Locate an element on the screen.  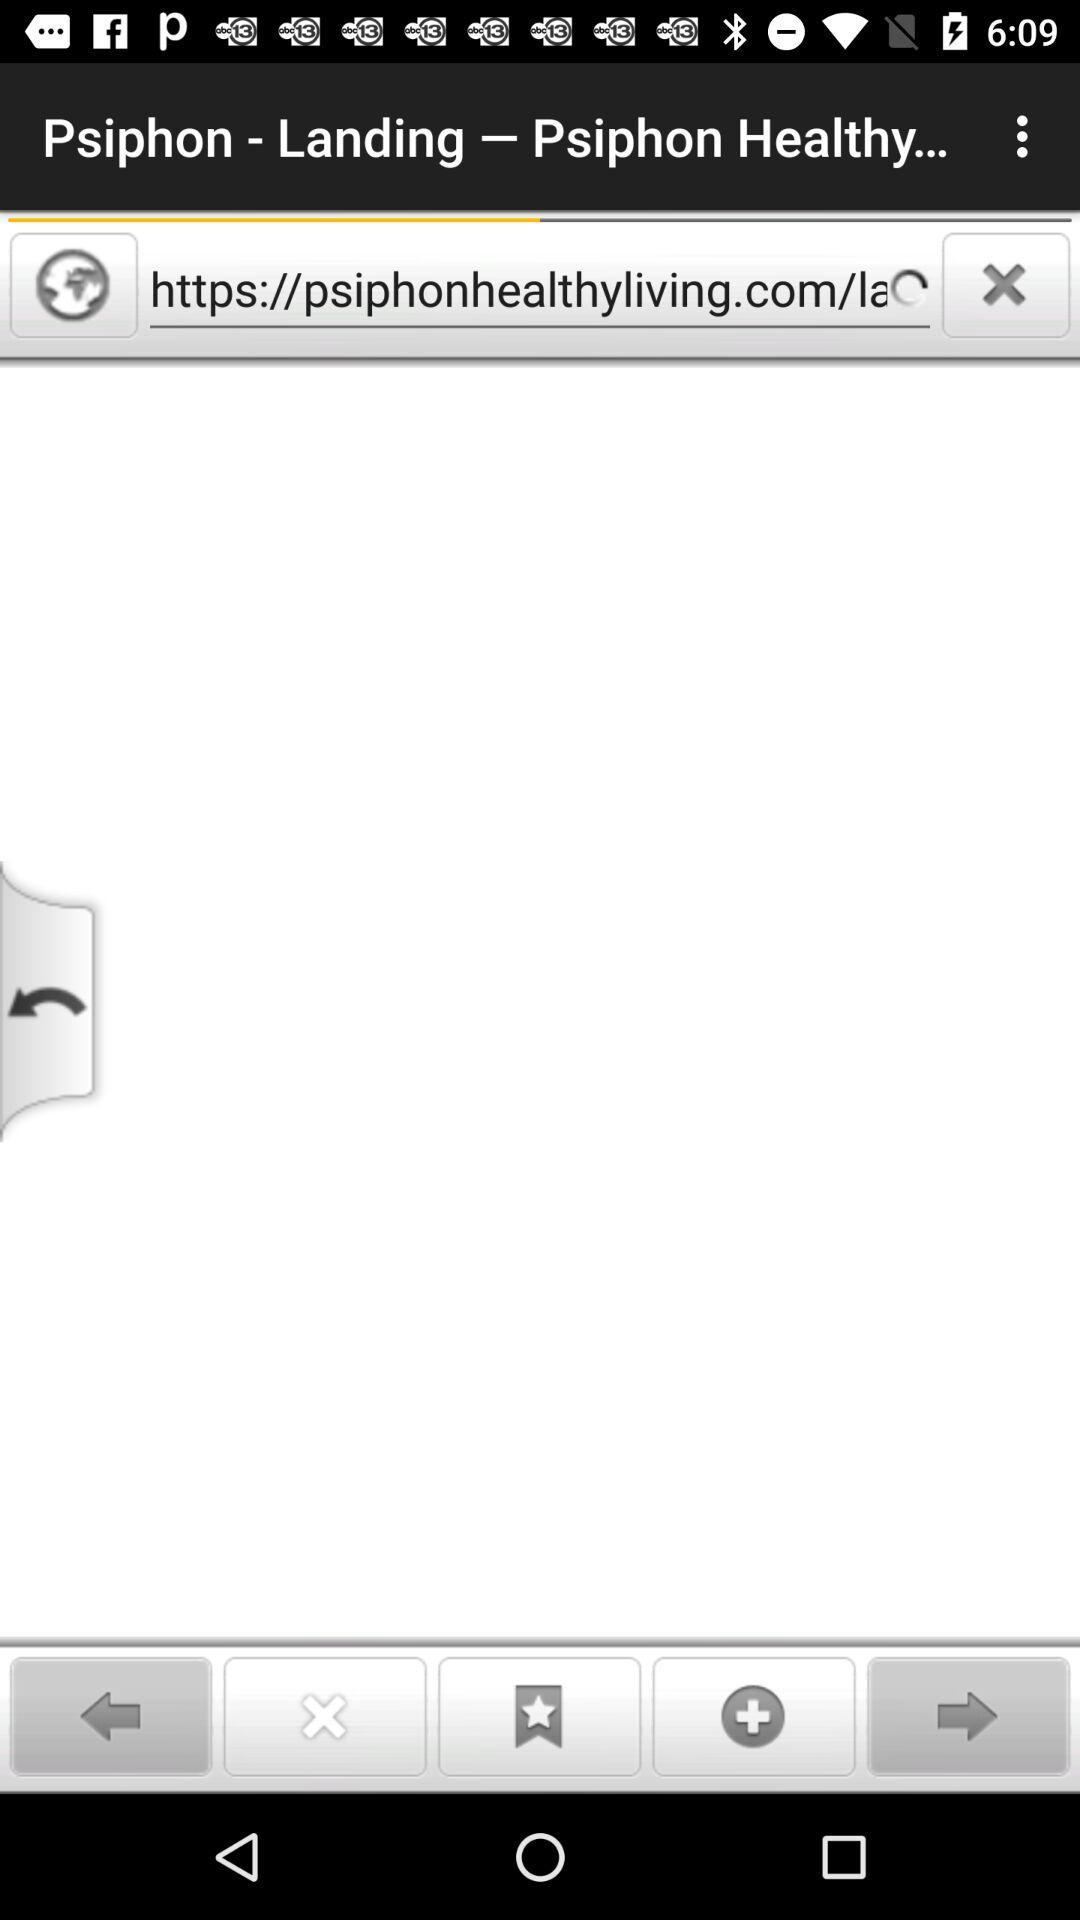
website page is located at coordinates (540, 1079).